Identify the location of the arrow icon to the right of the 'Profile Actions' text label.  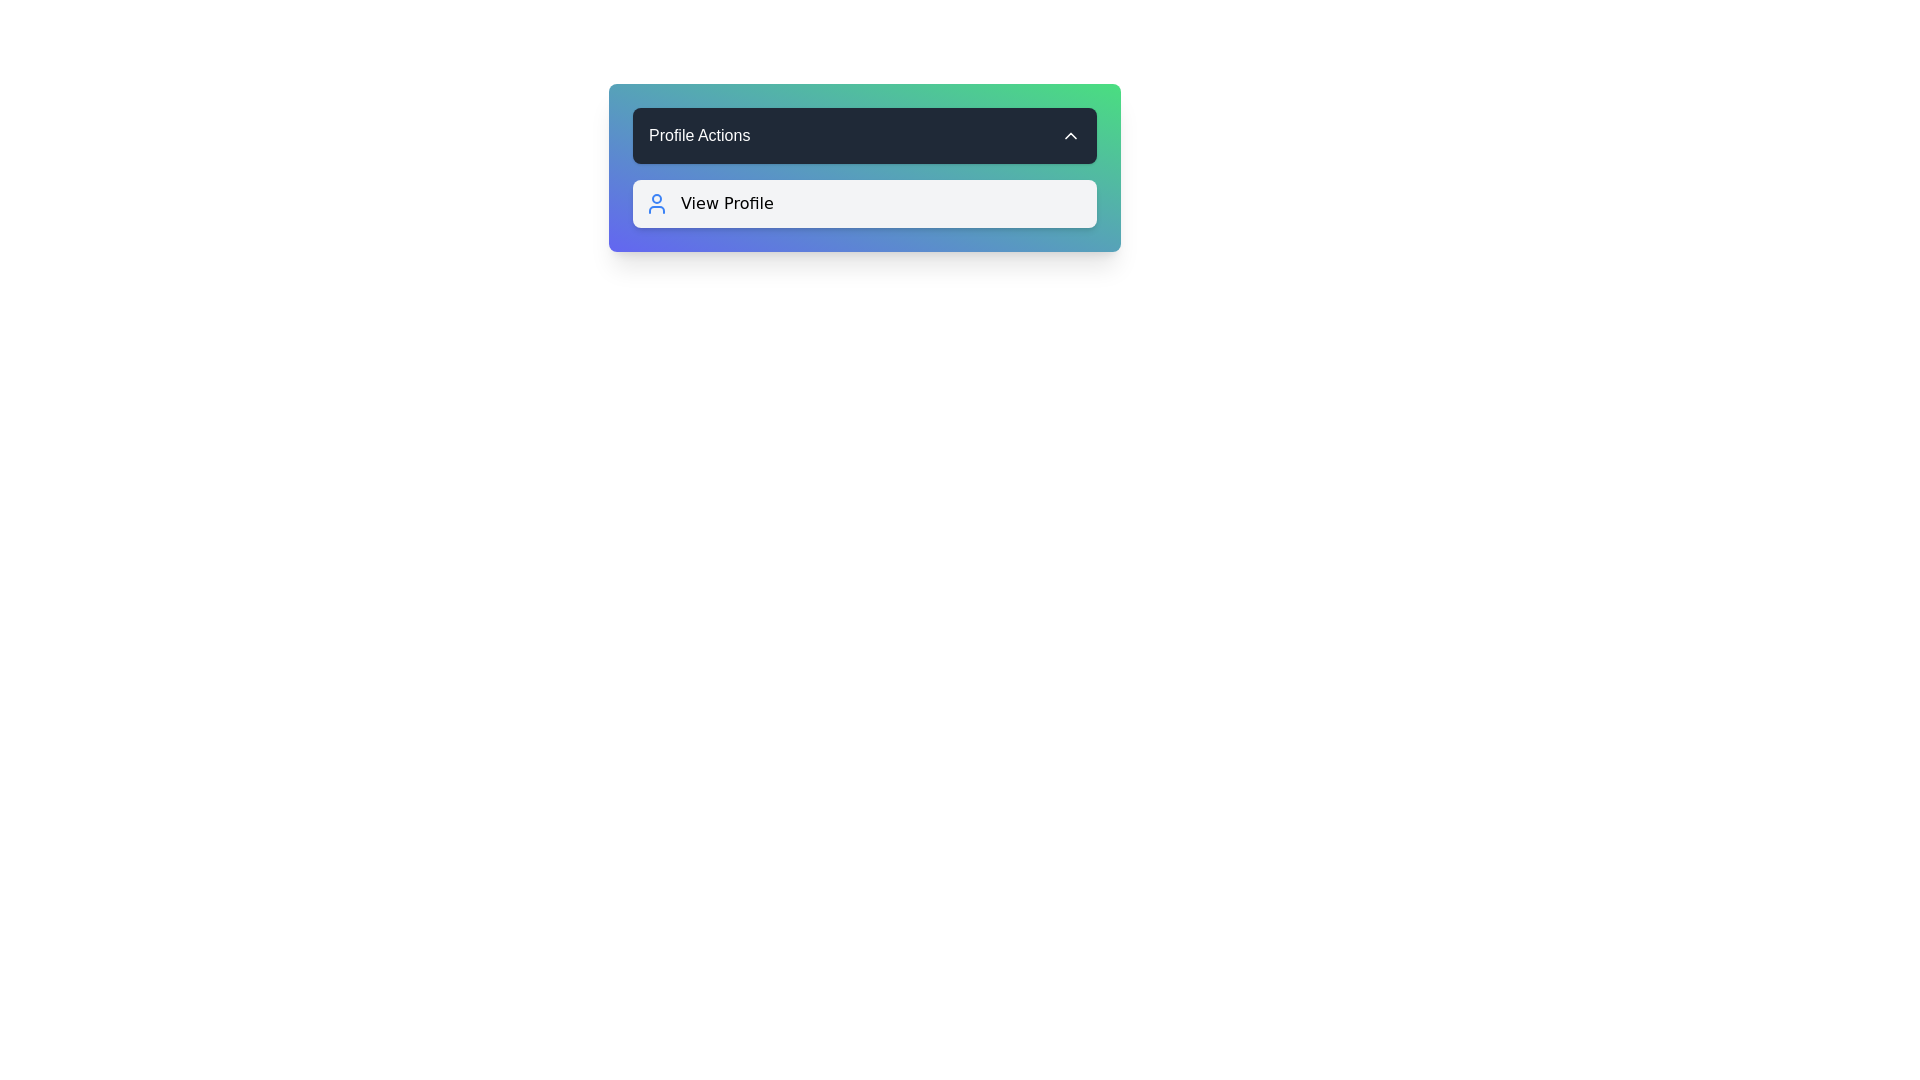
(1069, 135).